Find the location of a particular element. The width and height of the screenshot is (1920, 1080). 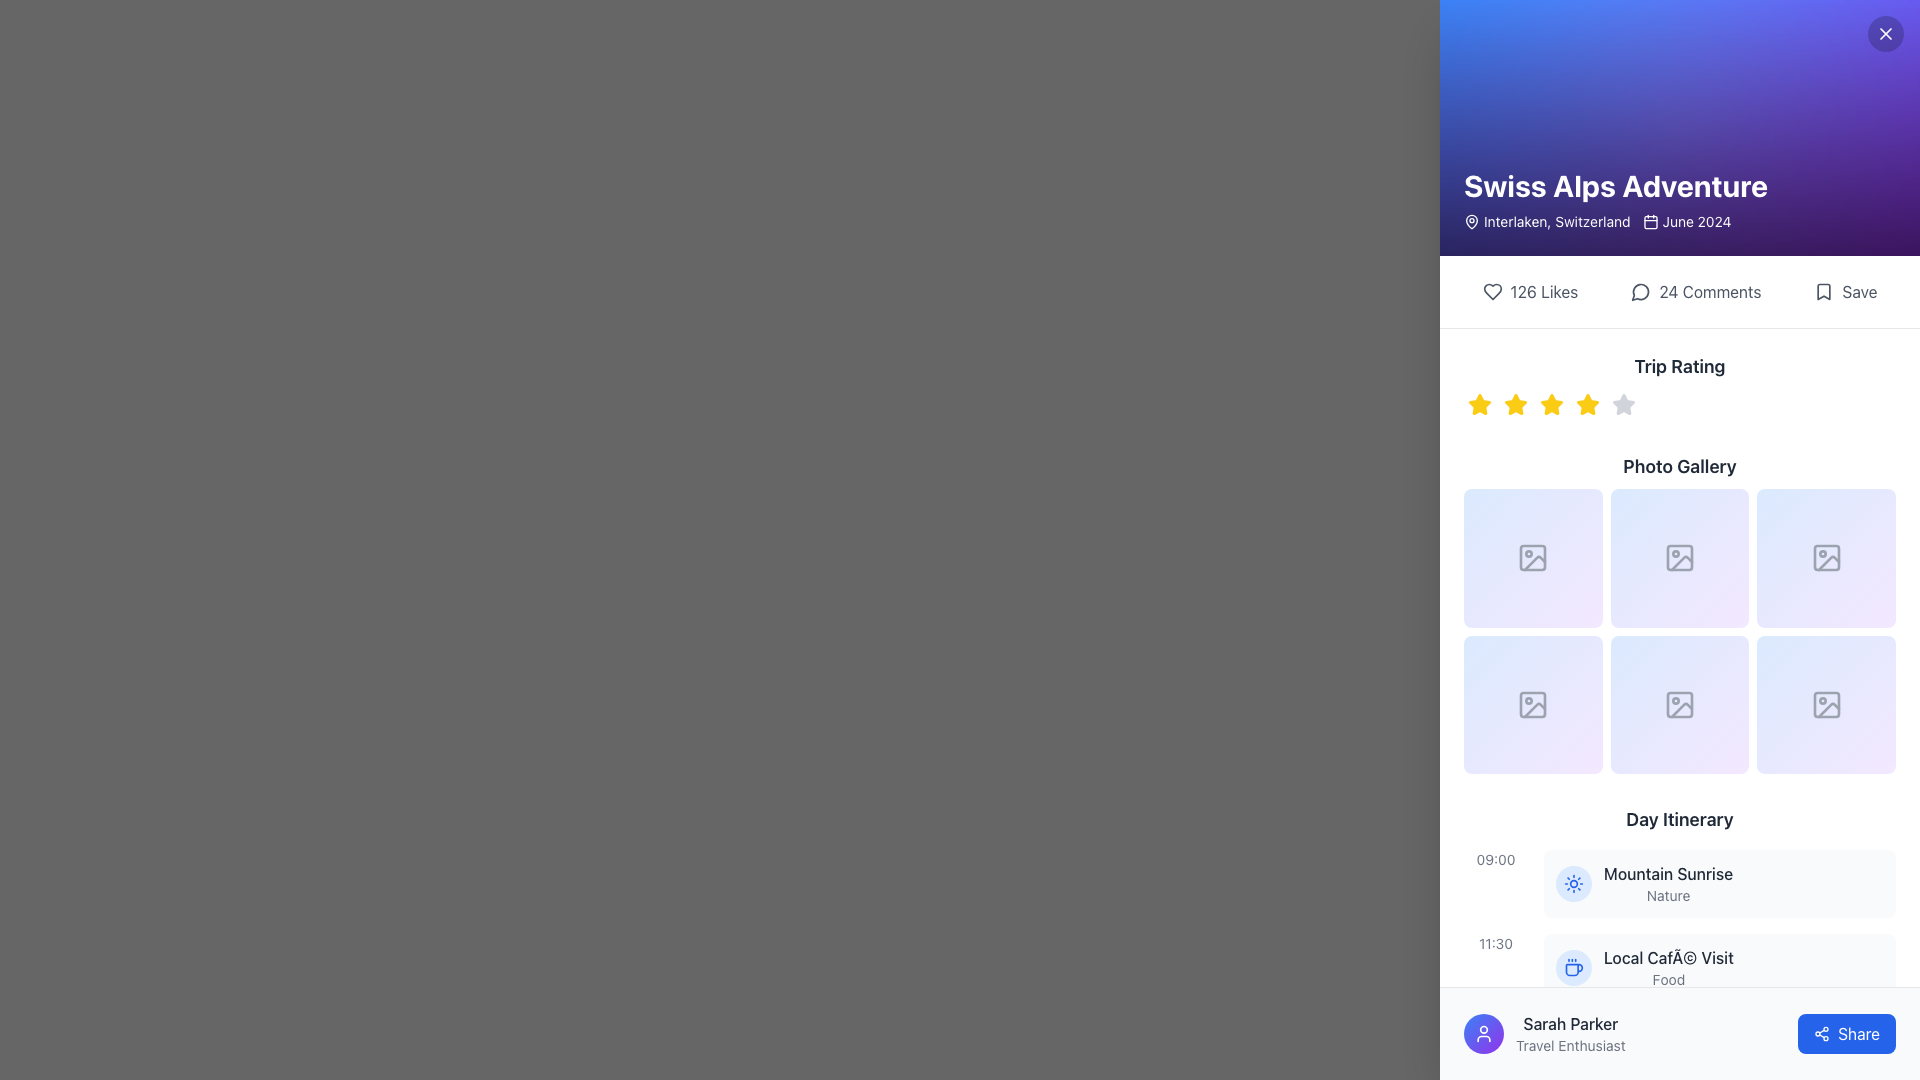

informational text that displays 'Interlaken, Switzerland' and 'June 2024', located near the top-left corner of the purple header section, following the title 'Swiss Alps Adventure' is located at coordinates (1616, 222).